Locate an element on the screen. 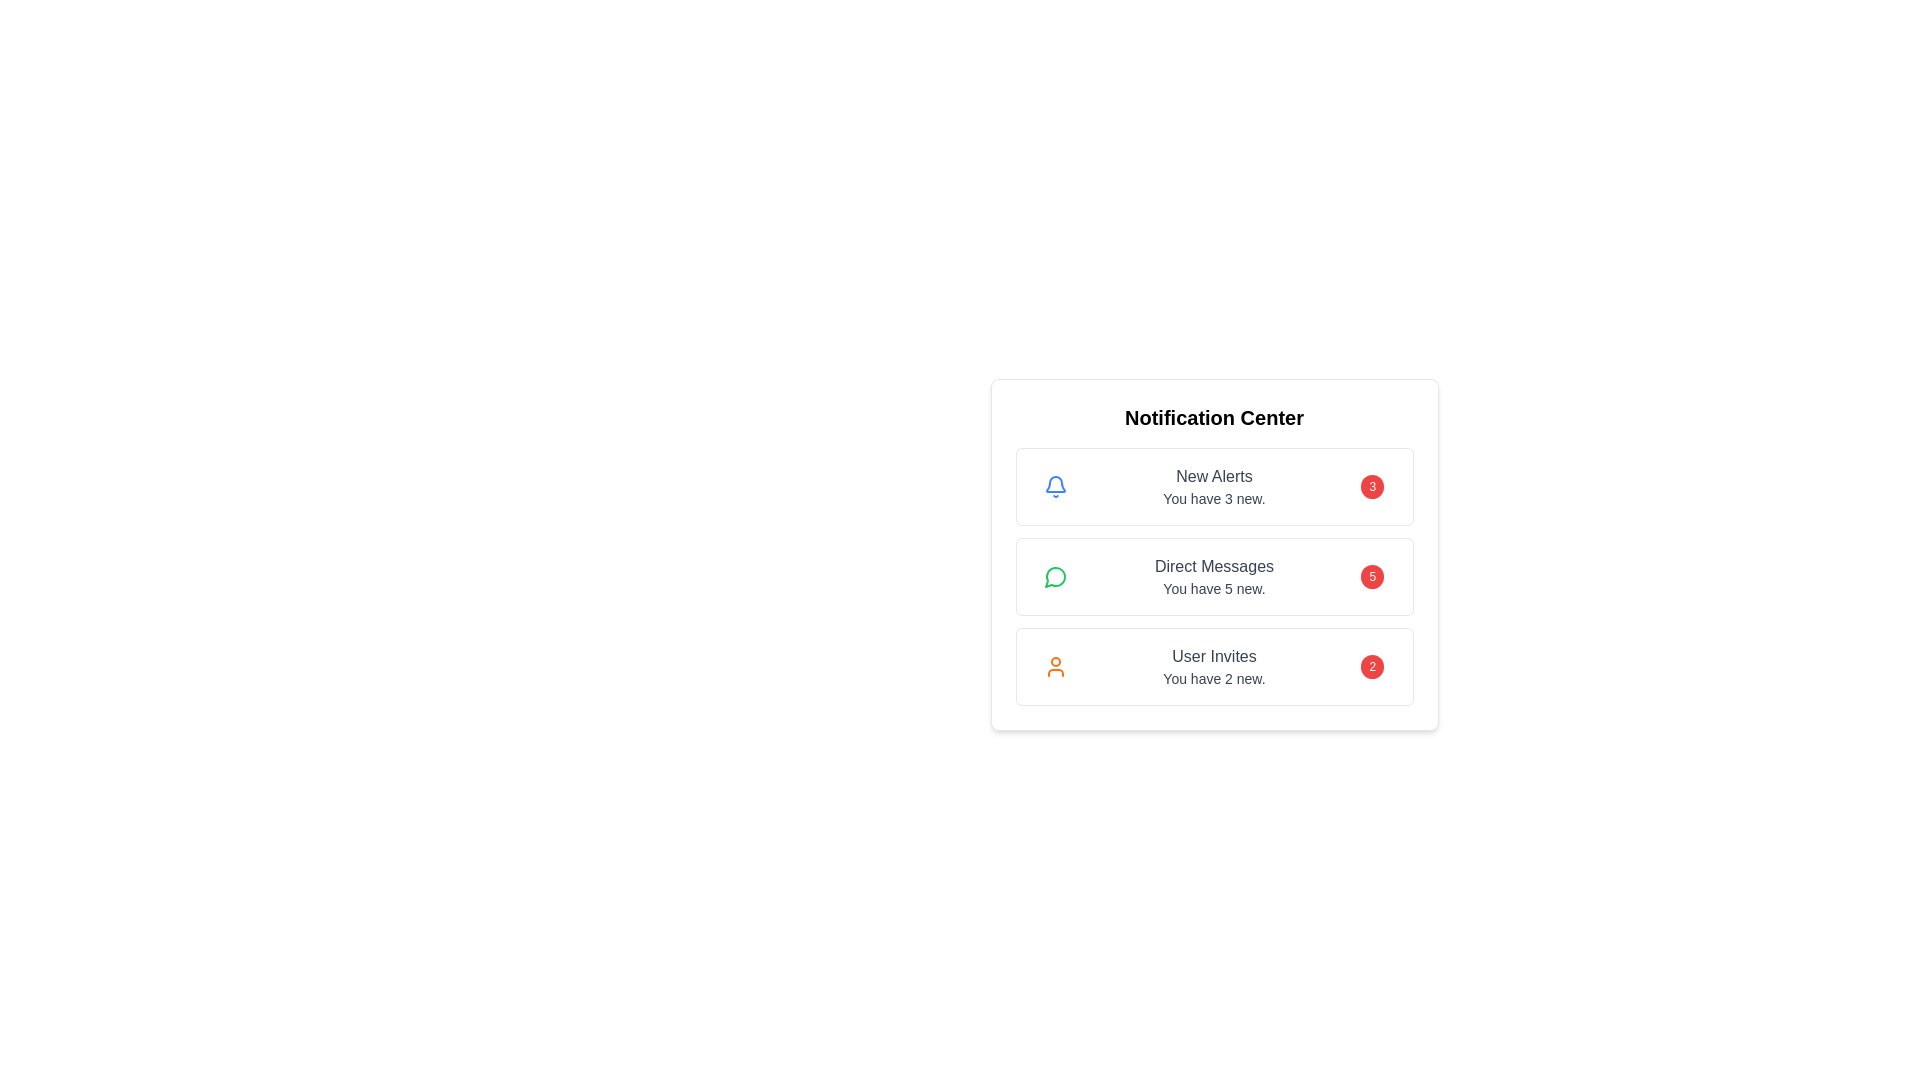 This screenshot has width=1920, height=1080. the notification number displayed on the Notification badge indicating '3 new' alerts in the Notification Center is located at coordinates (1371, 486).